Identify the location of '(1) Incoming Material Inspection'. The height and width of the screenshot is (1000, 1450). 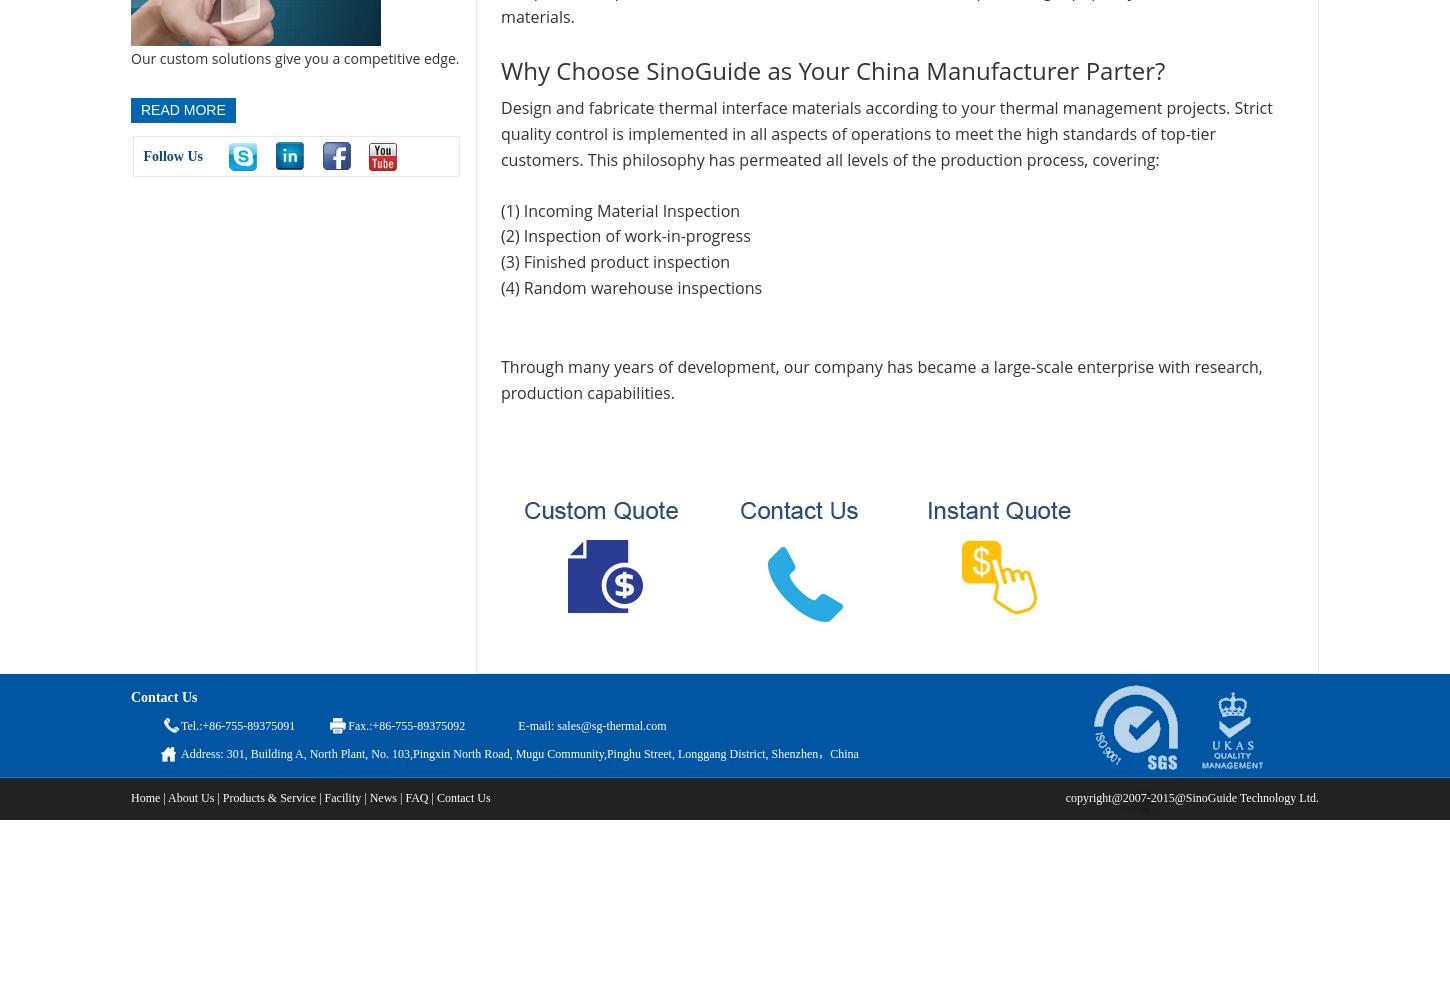
(619, 209).